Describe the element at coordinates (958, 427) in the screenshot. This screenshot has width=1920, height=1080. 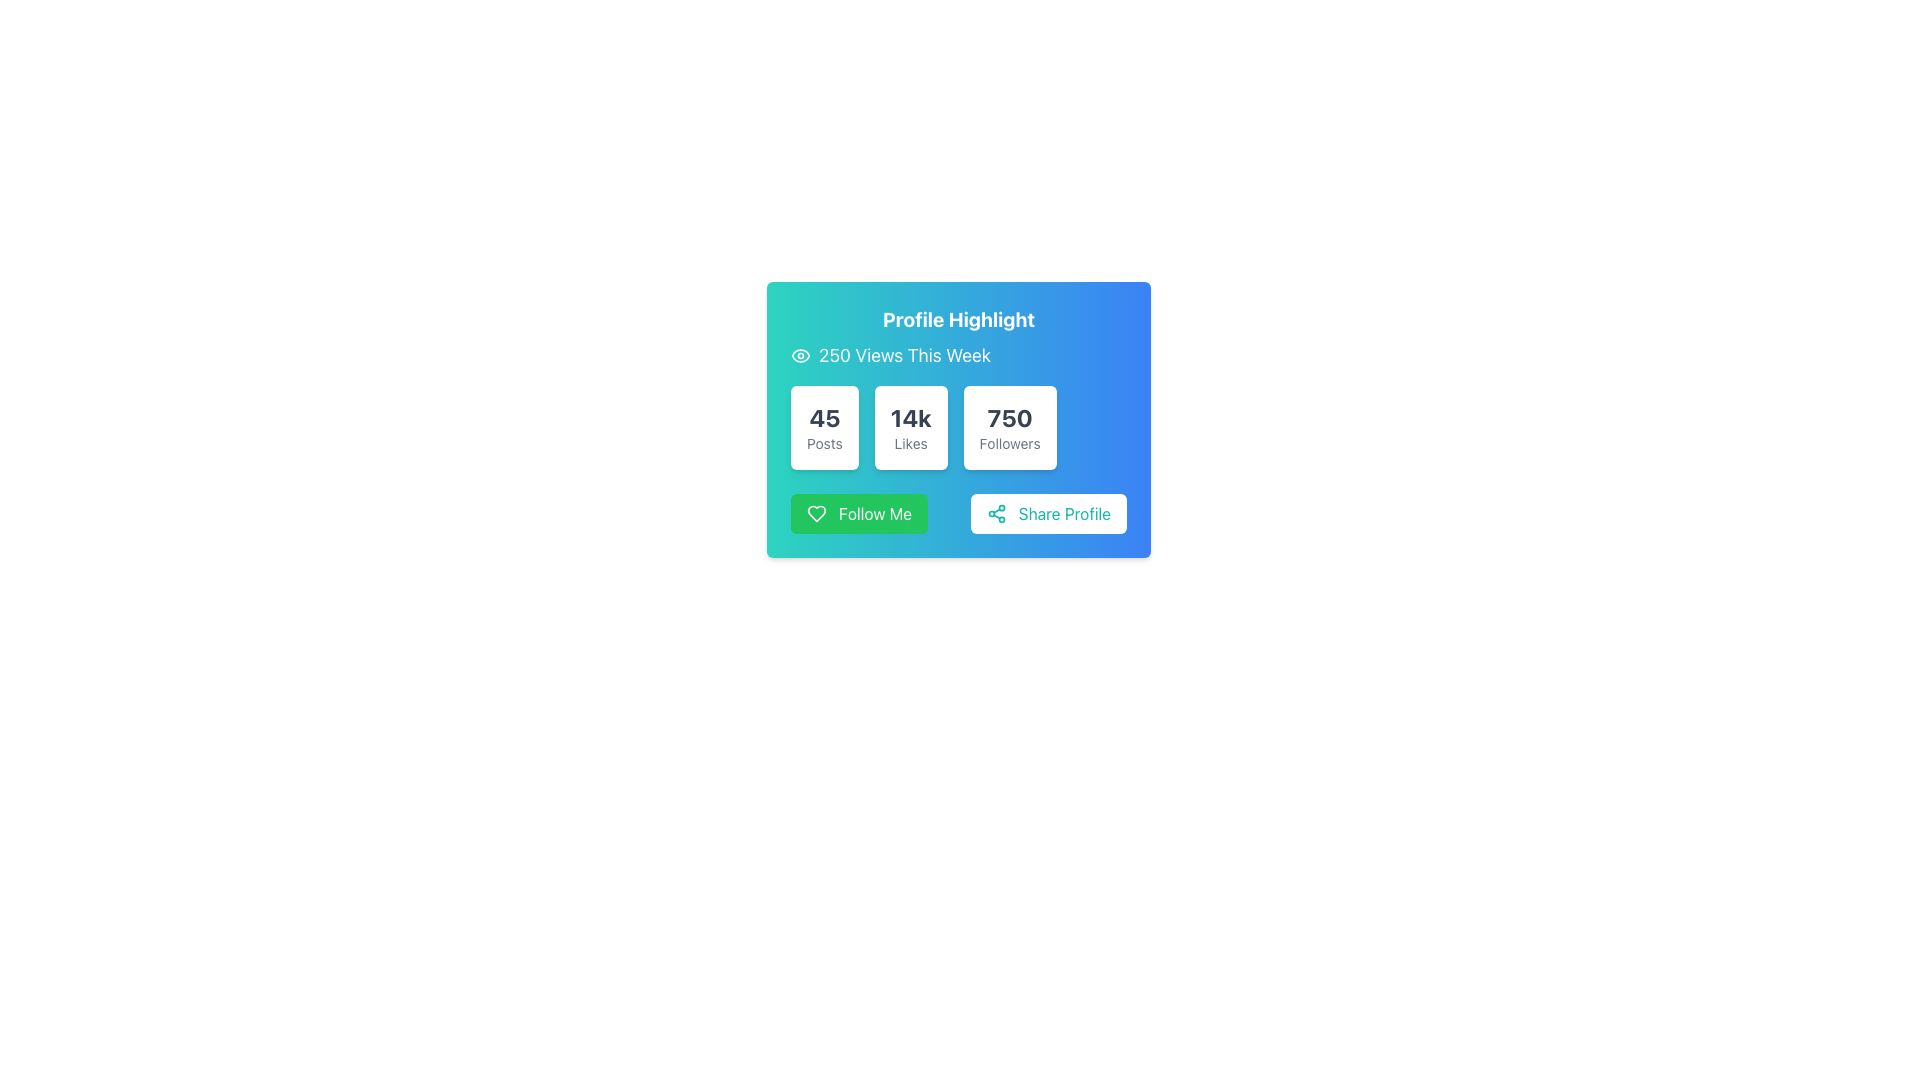
I see `the Metric Display Group that highlights key metrics such as posts, likes, and followers, positioned centrally below the '250 Views This Week' text and above the 'Follow Me' and 'Share Profile' buttons` at that location.